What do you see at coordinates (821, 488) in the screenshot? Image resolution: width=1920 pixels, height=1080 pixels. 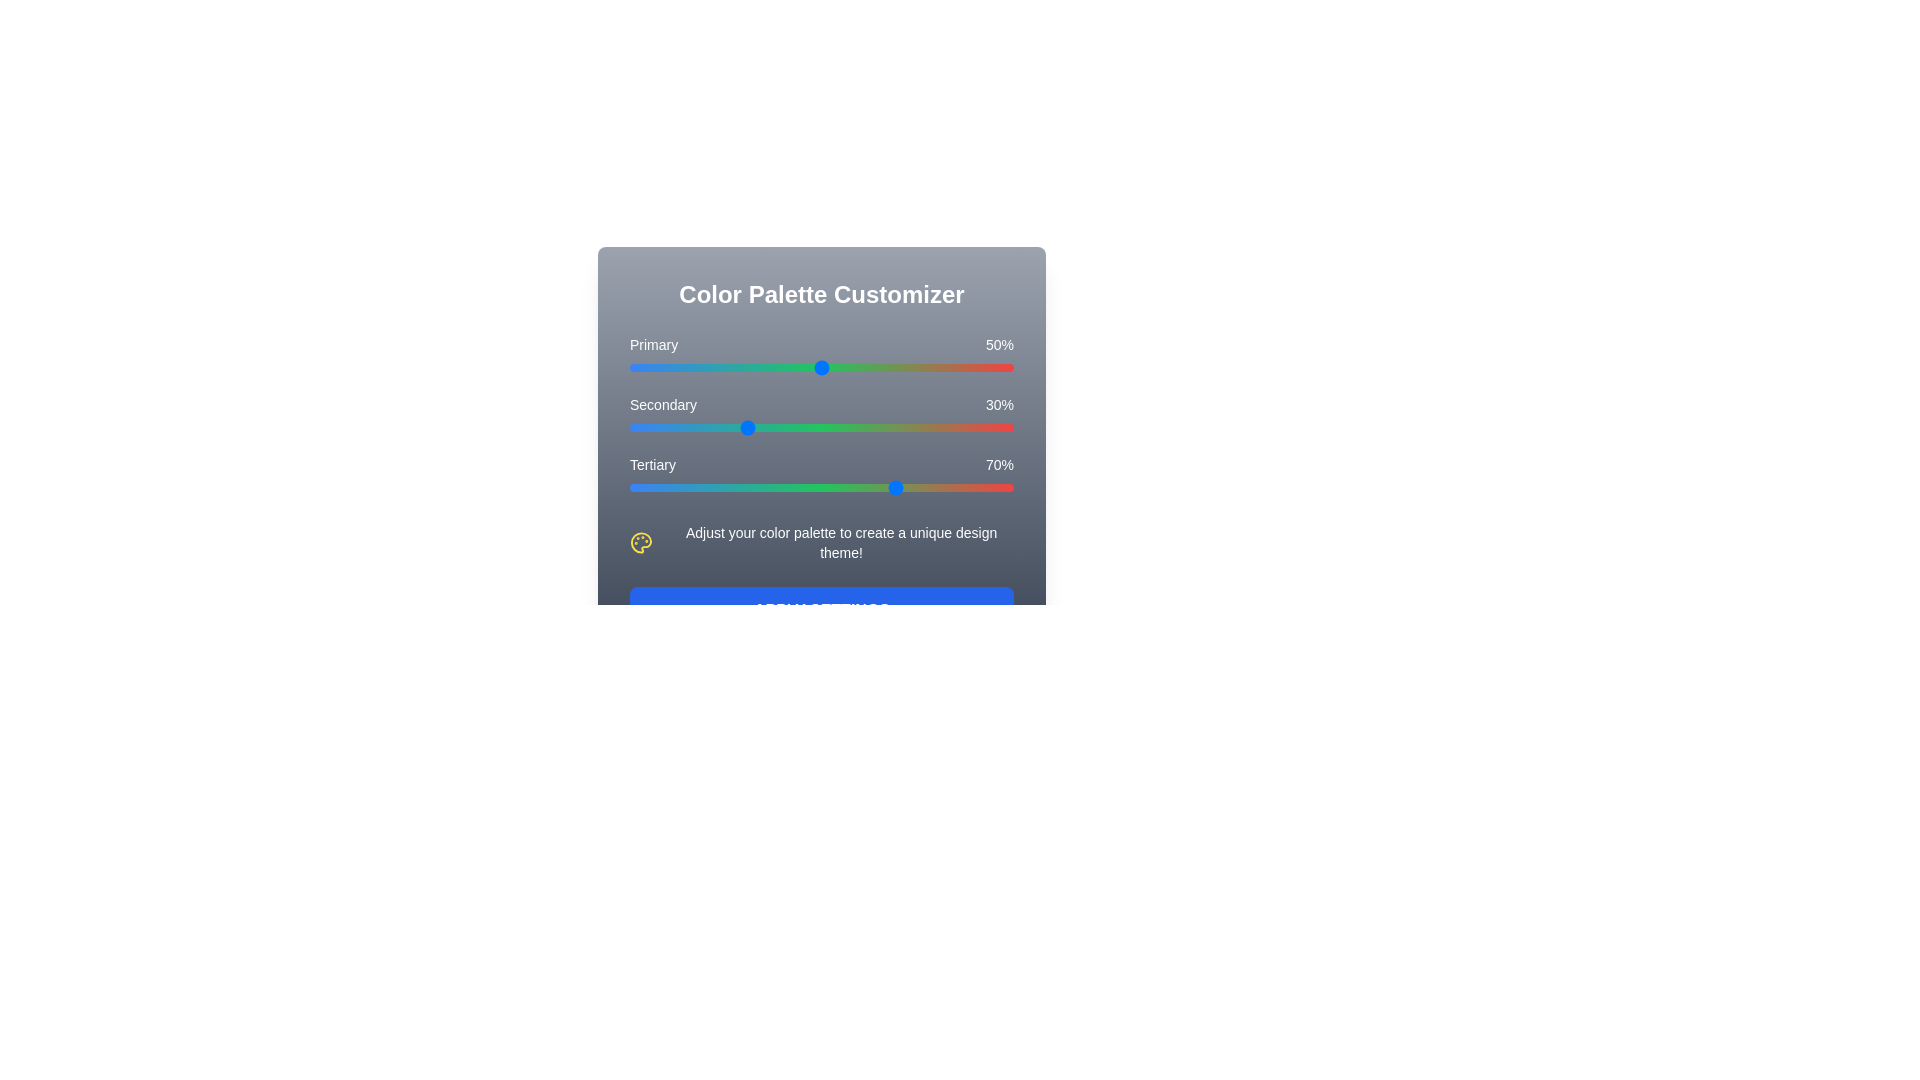 I see `the Tertiary range slider, which is a horizontal slider with a gradient background from blue to red, currently positioned at 70%` at bounding box center [821, 488].